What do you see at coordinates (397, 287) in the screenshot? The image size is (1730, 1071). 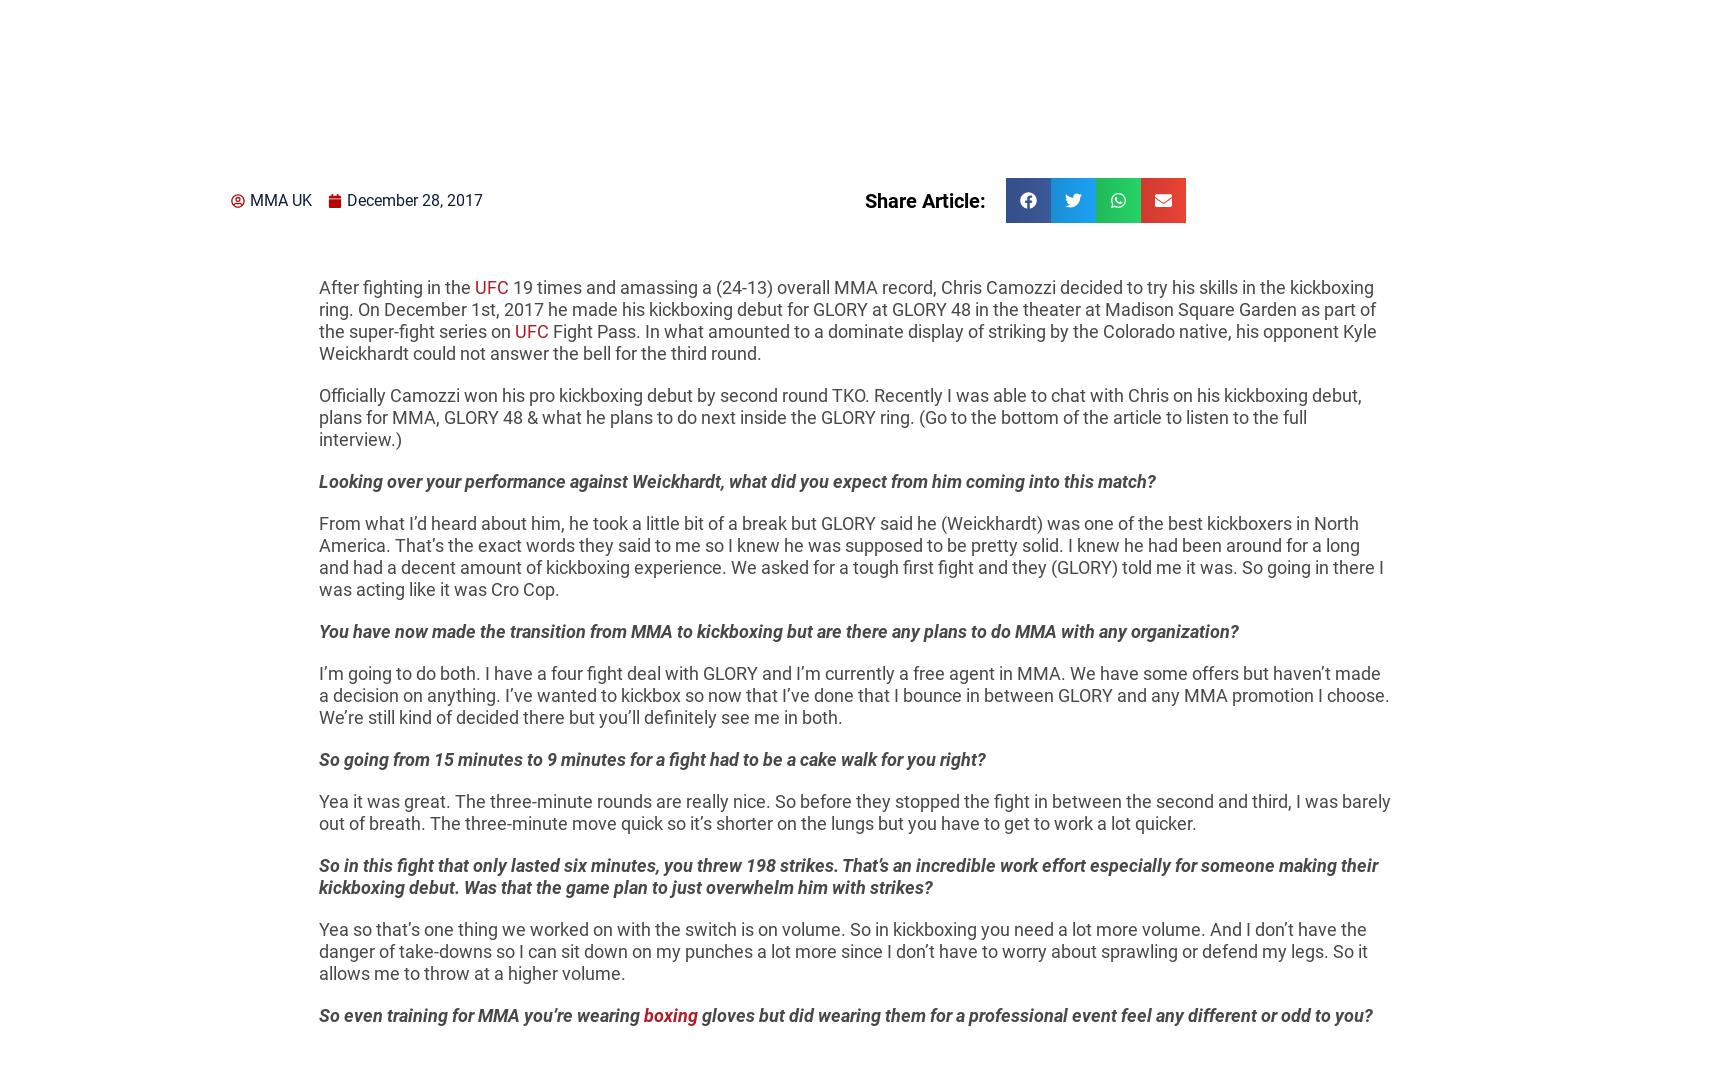 I see `'After fighting in the'` at bounding box center [397, 287].